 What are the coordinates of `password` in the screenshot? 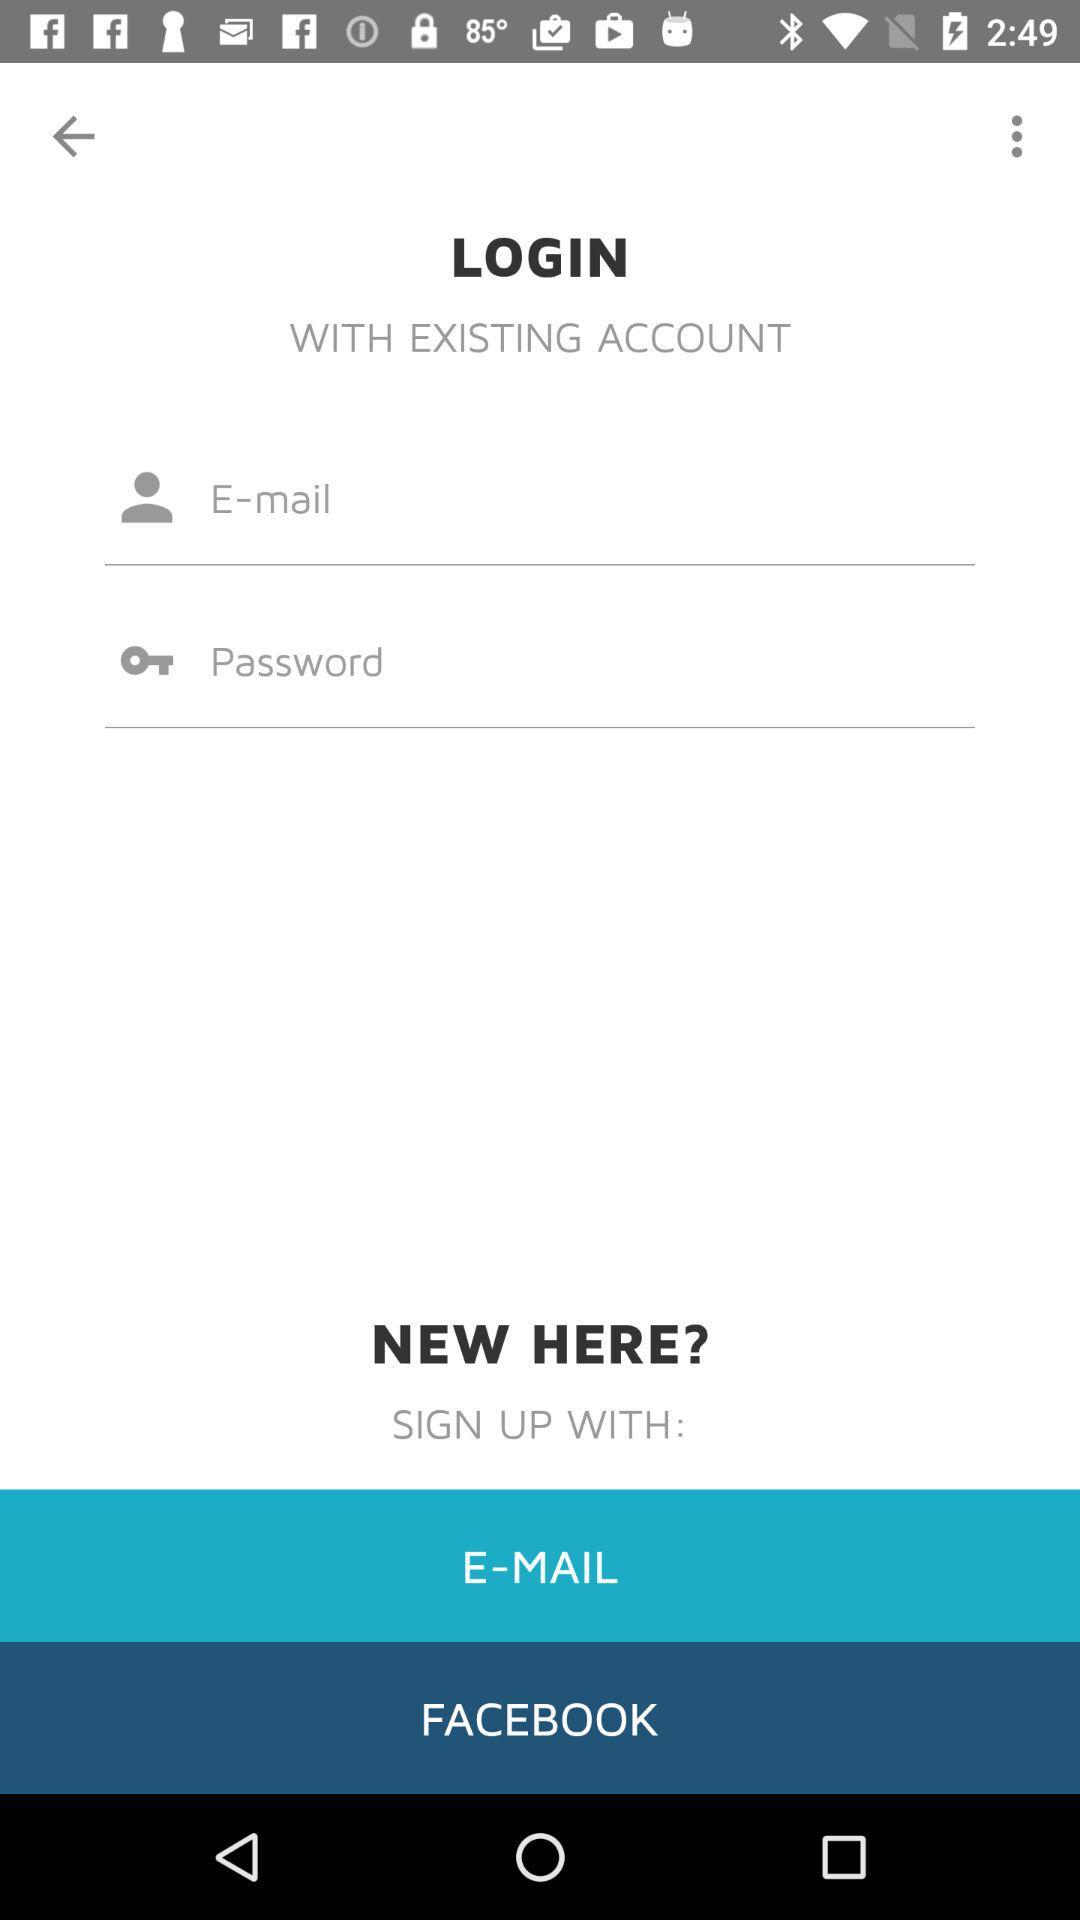 It's located at (540, 660).